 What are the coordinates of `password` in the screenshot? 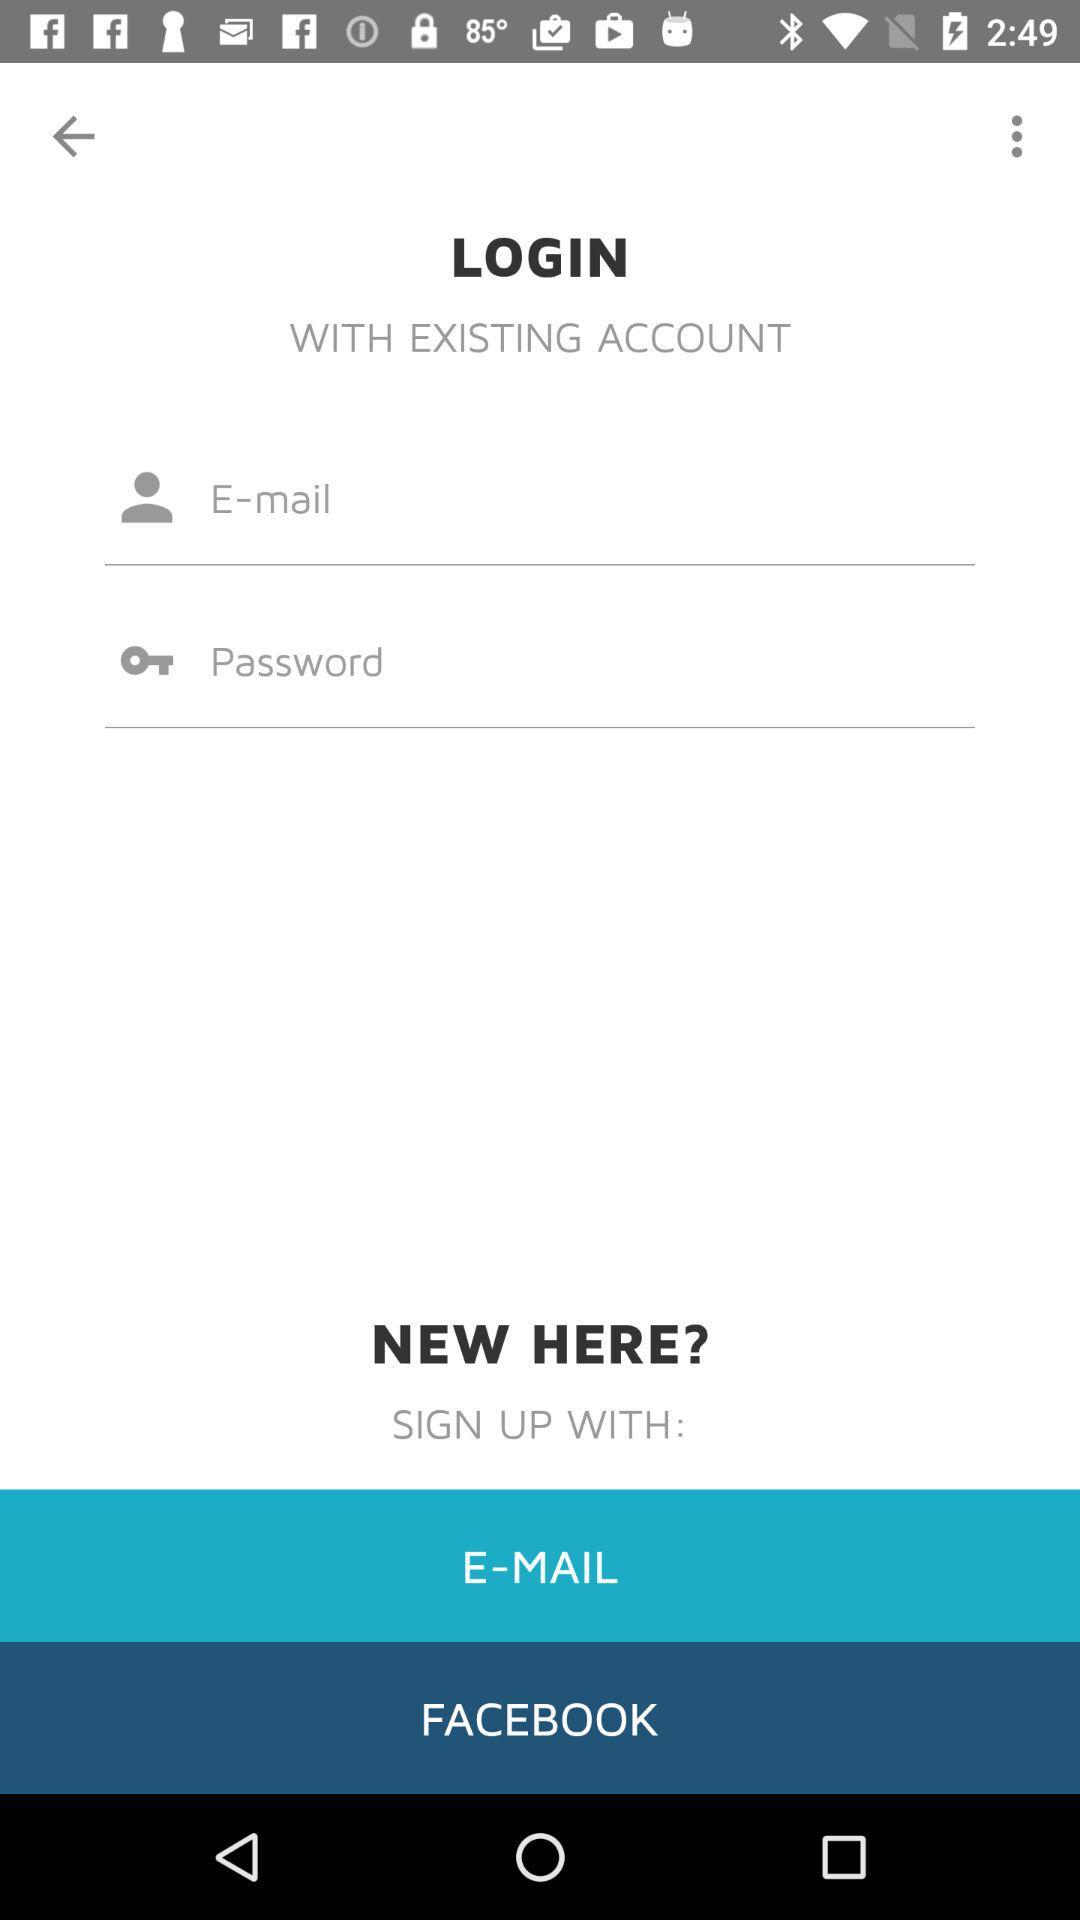 It's located at (540, 660).